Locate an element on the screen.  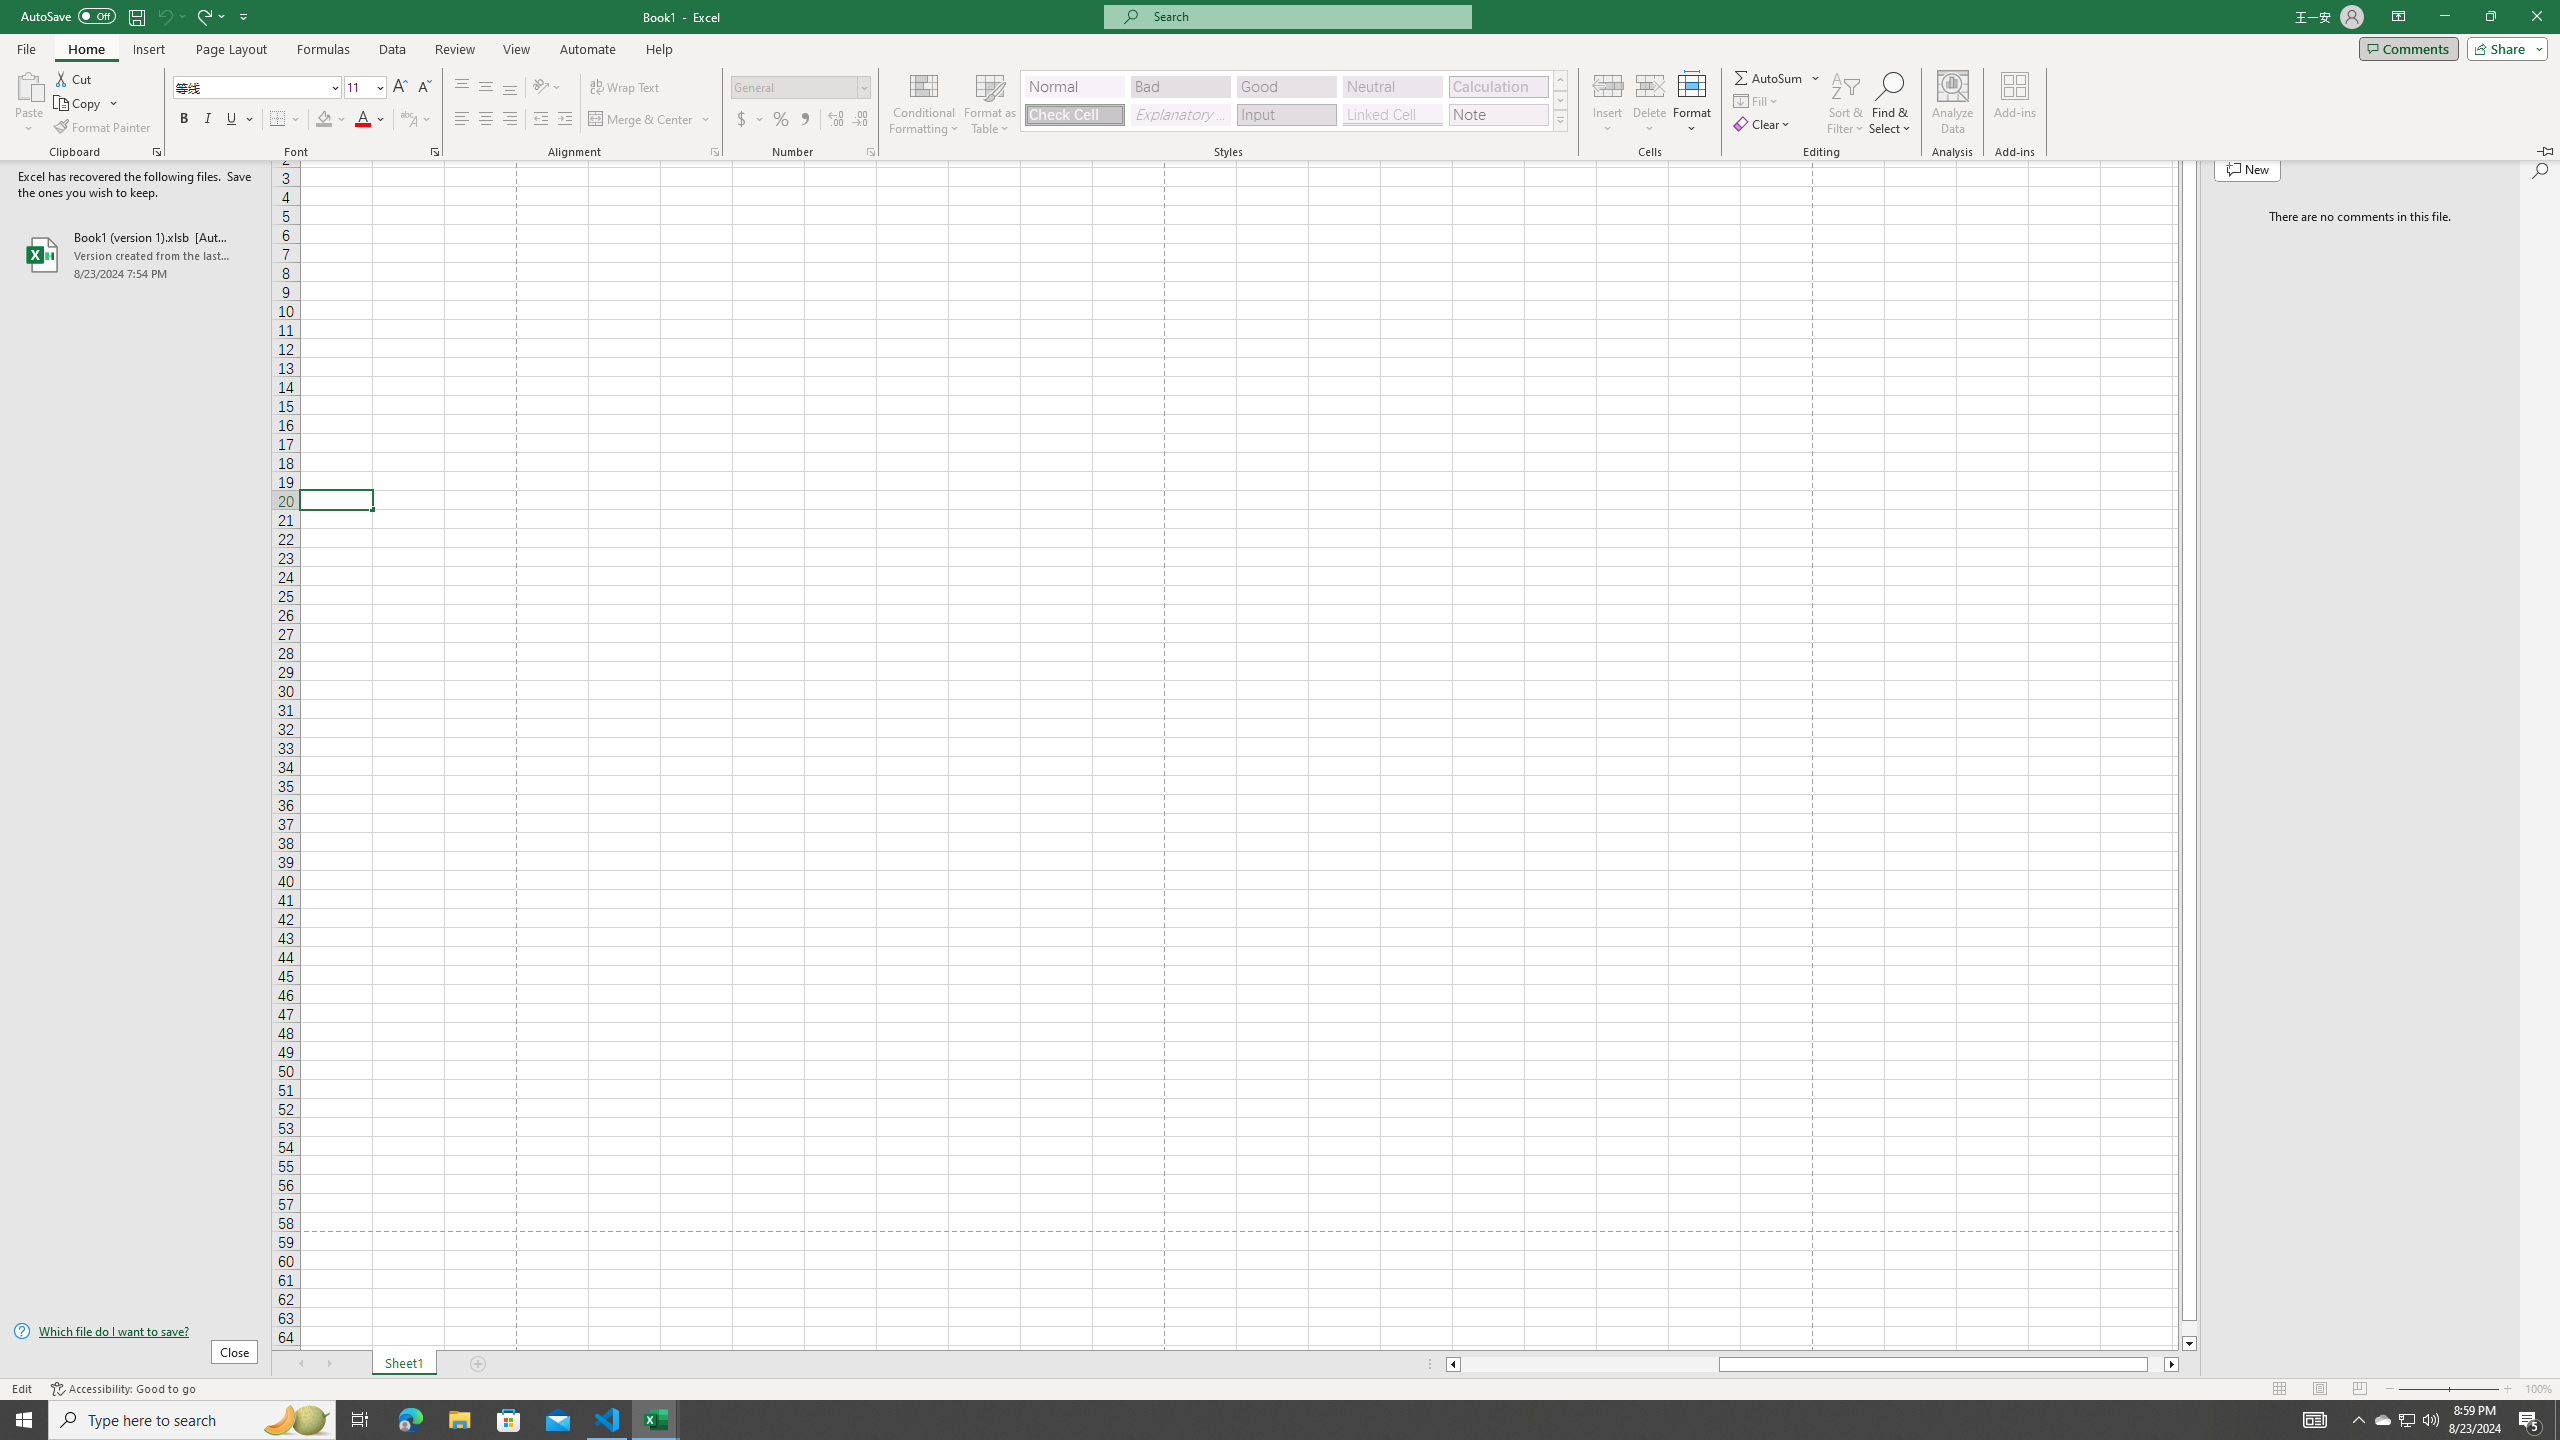
'Share' is located at coordinates (2502, 47).